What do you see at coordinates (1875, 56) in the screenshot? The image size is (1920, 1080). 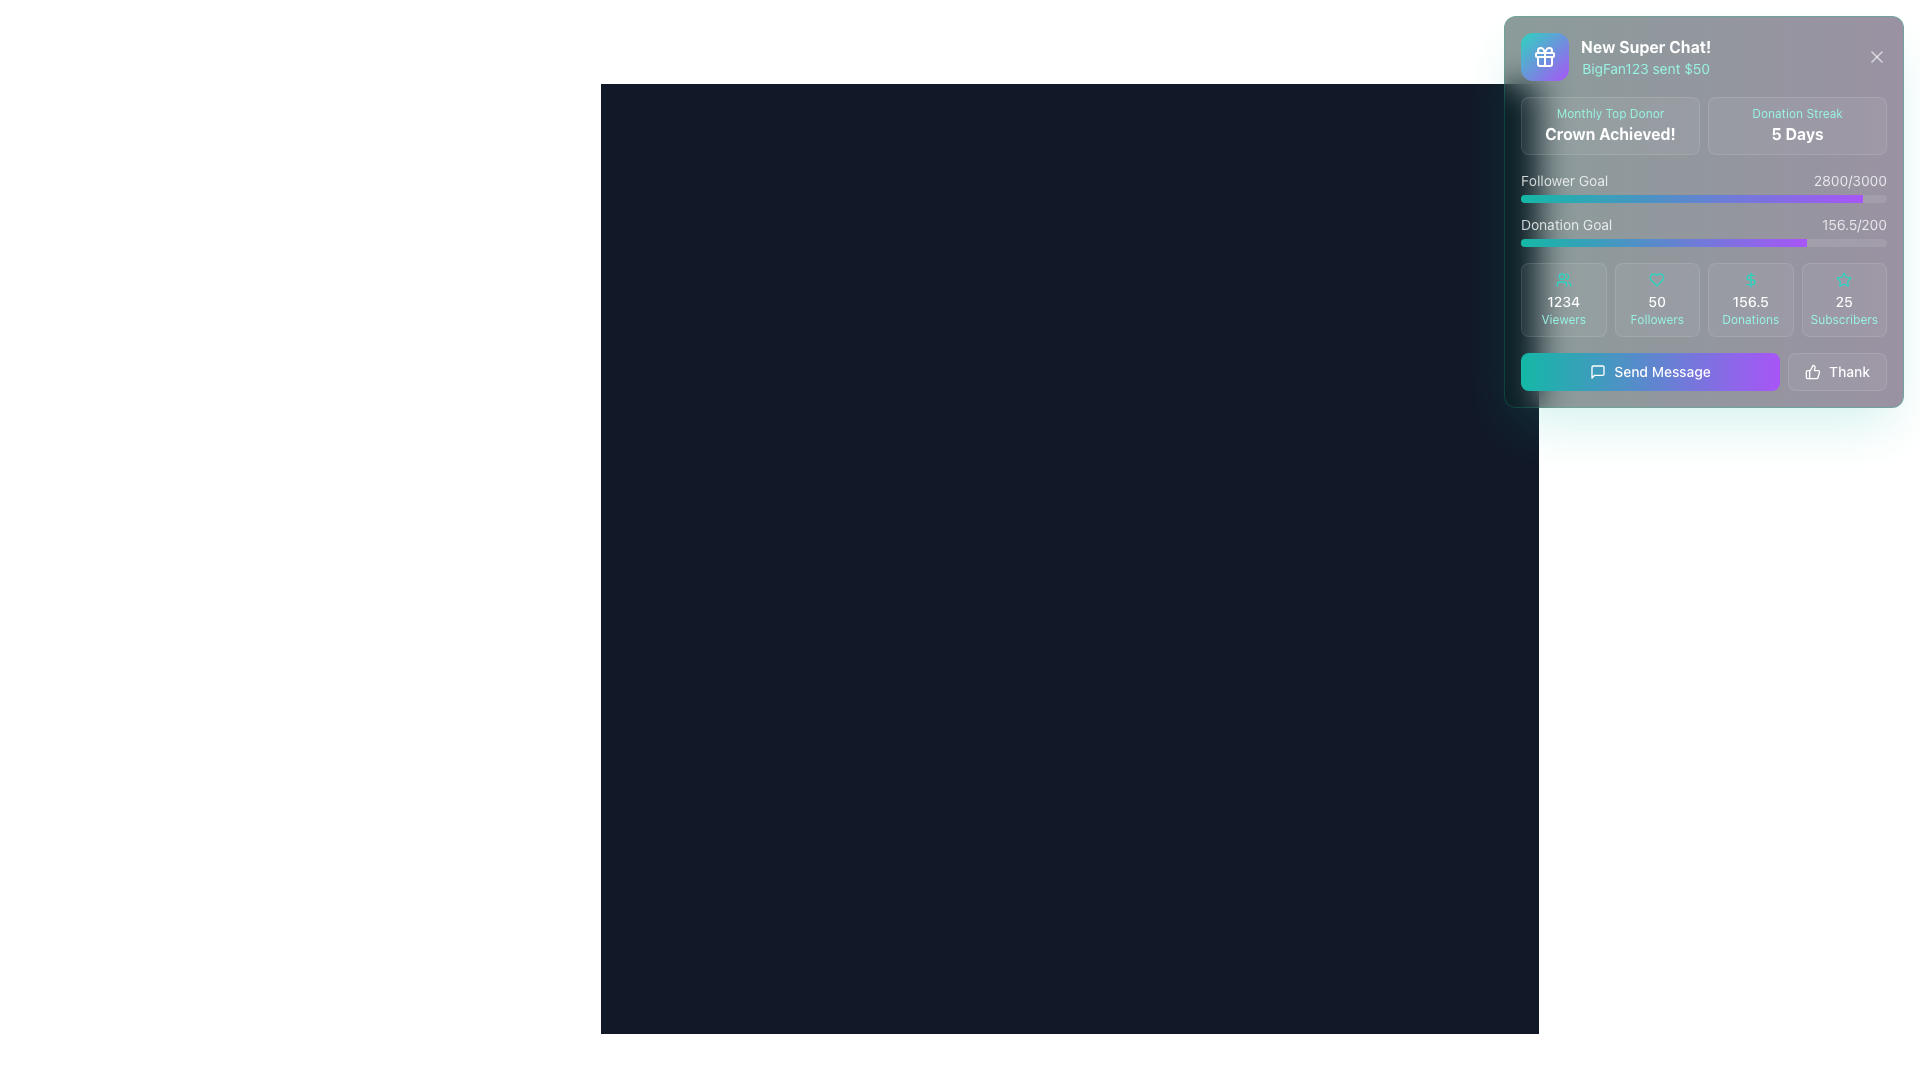 I see `the close icon located in the top-right corner of the floating card interface` at bounding box center [1875, 56].